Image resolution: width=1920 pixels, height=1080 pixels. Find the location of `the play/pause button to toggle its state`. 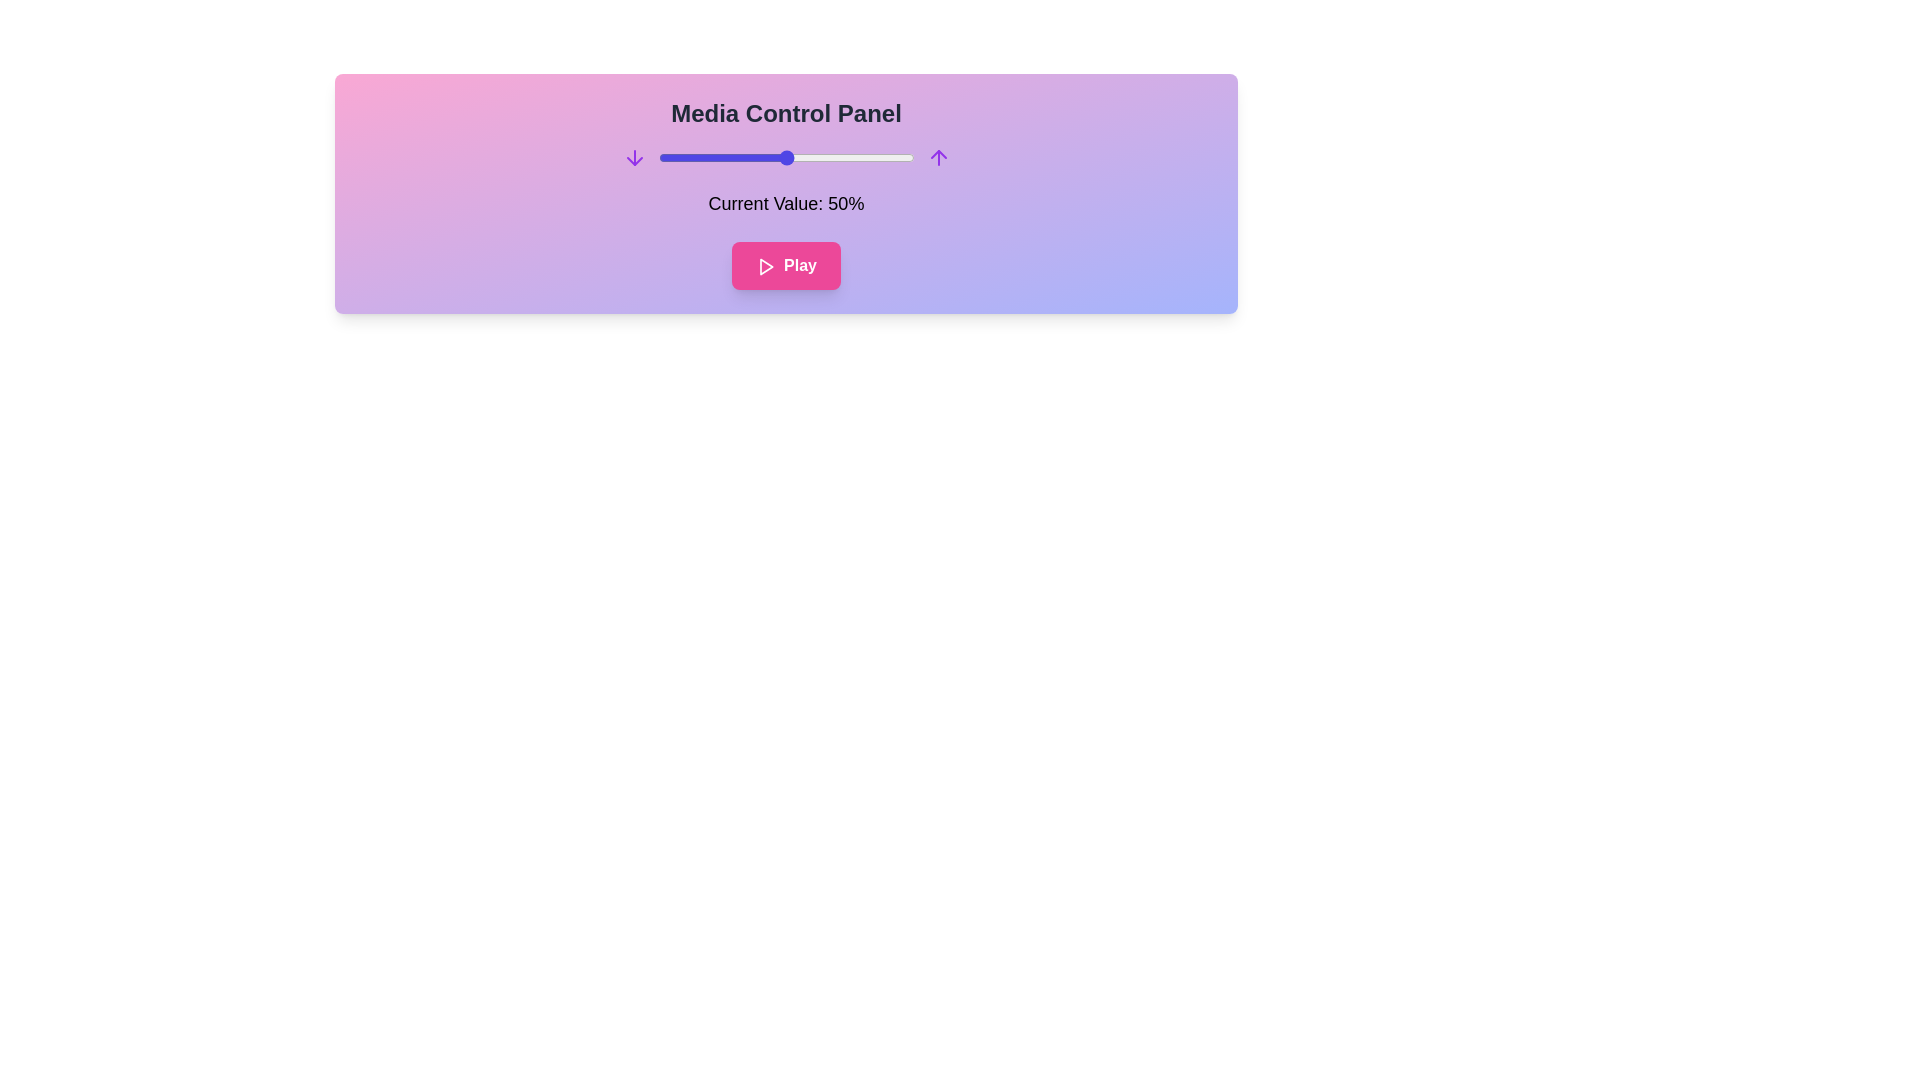

the play/pause button to toggle its state is located at coordinates (785, 265).